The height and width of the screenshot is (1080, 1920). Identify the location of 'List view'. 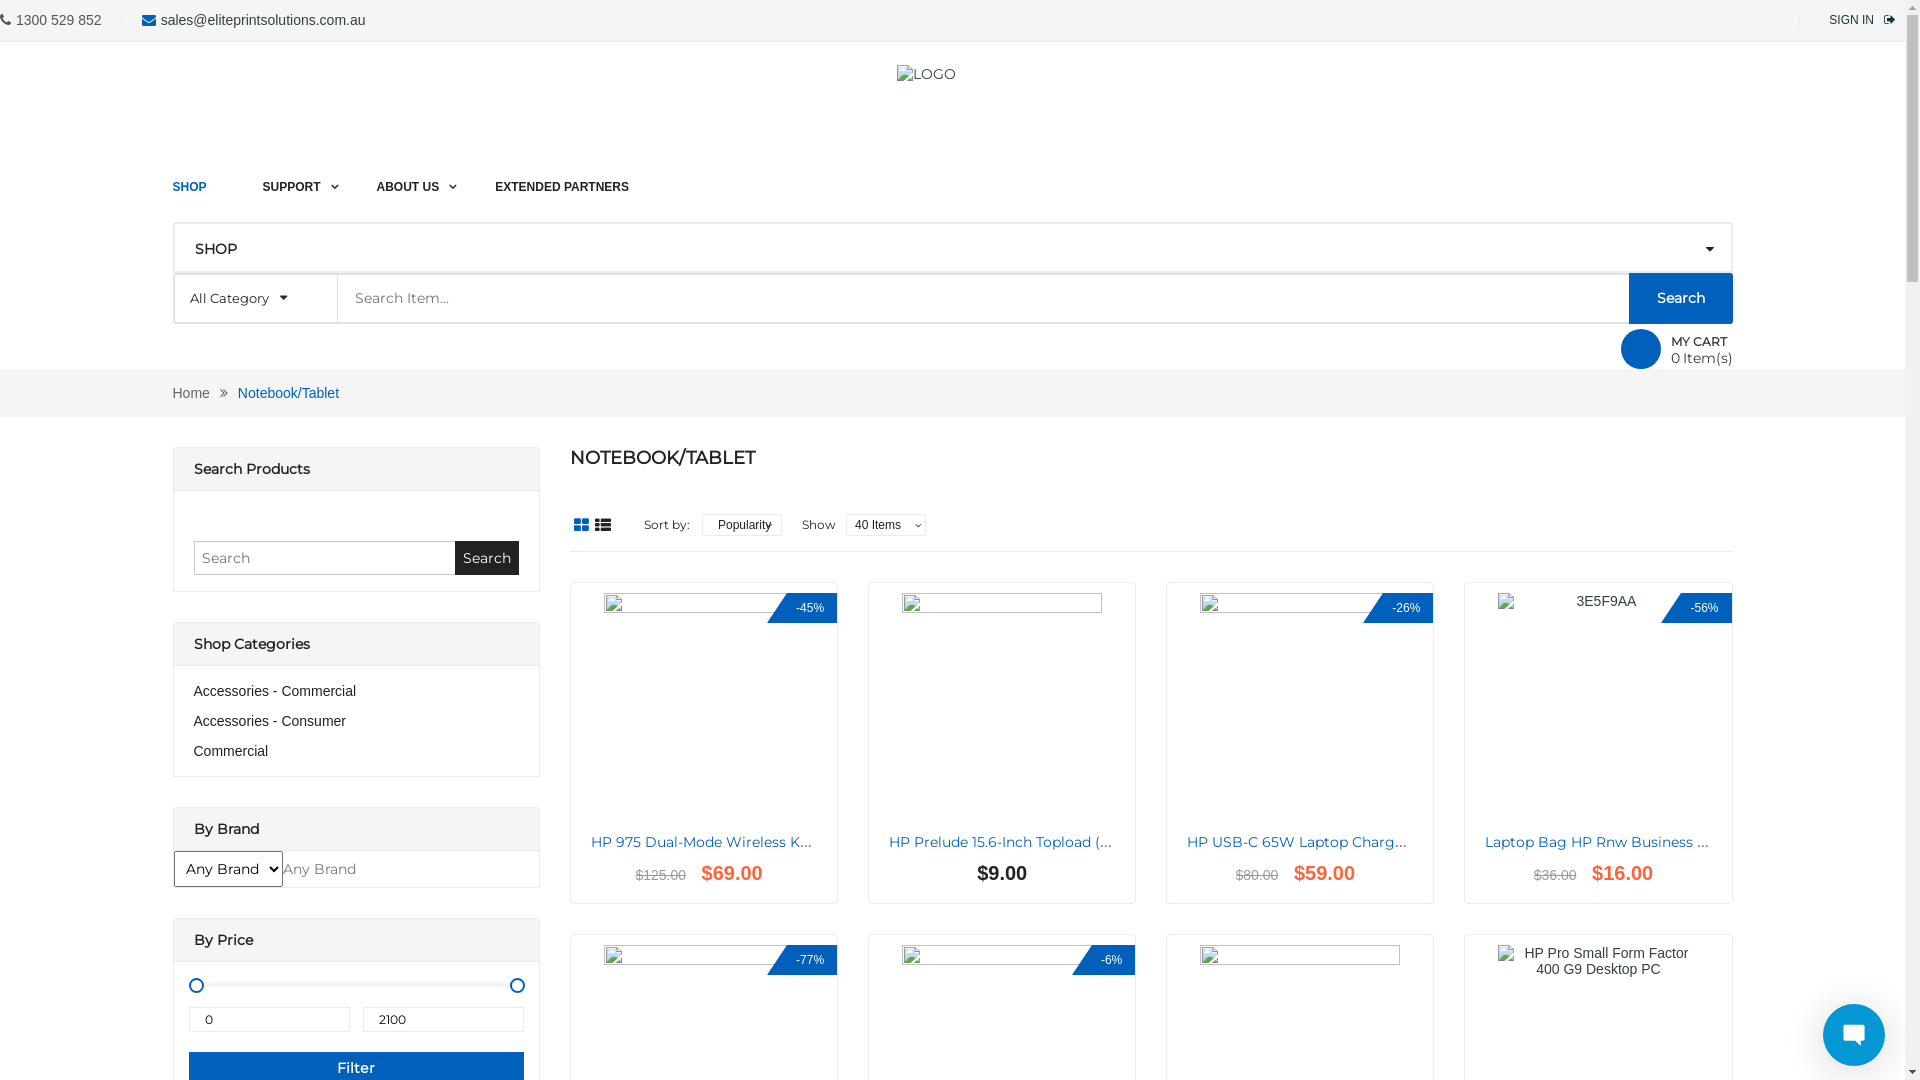
(602, 523).